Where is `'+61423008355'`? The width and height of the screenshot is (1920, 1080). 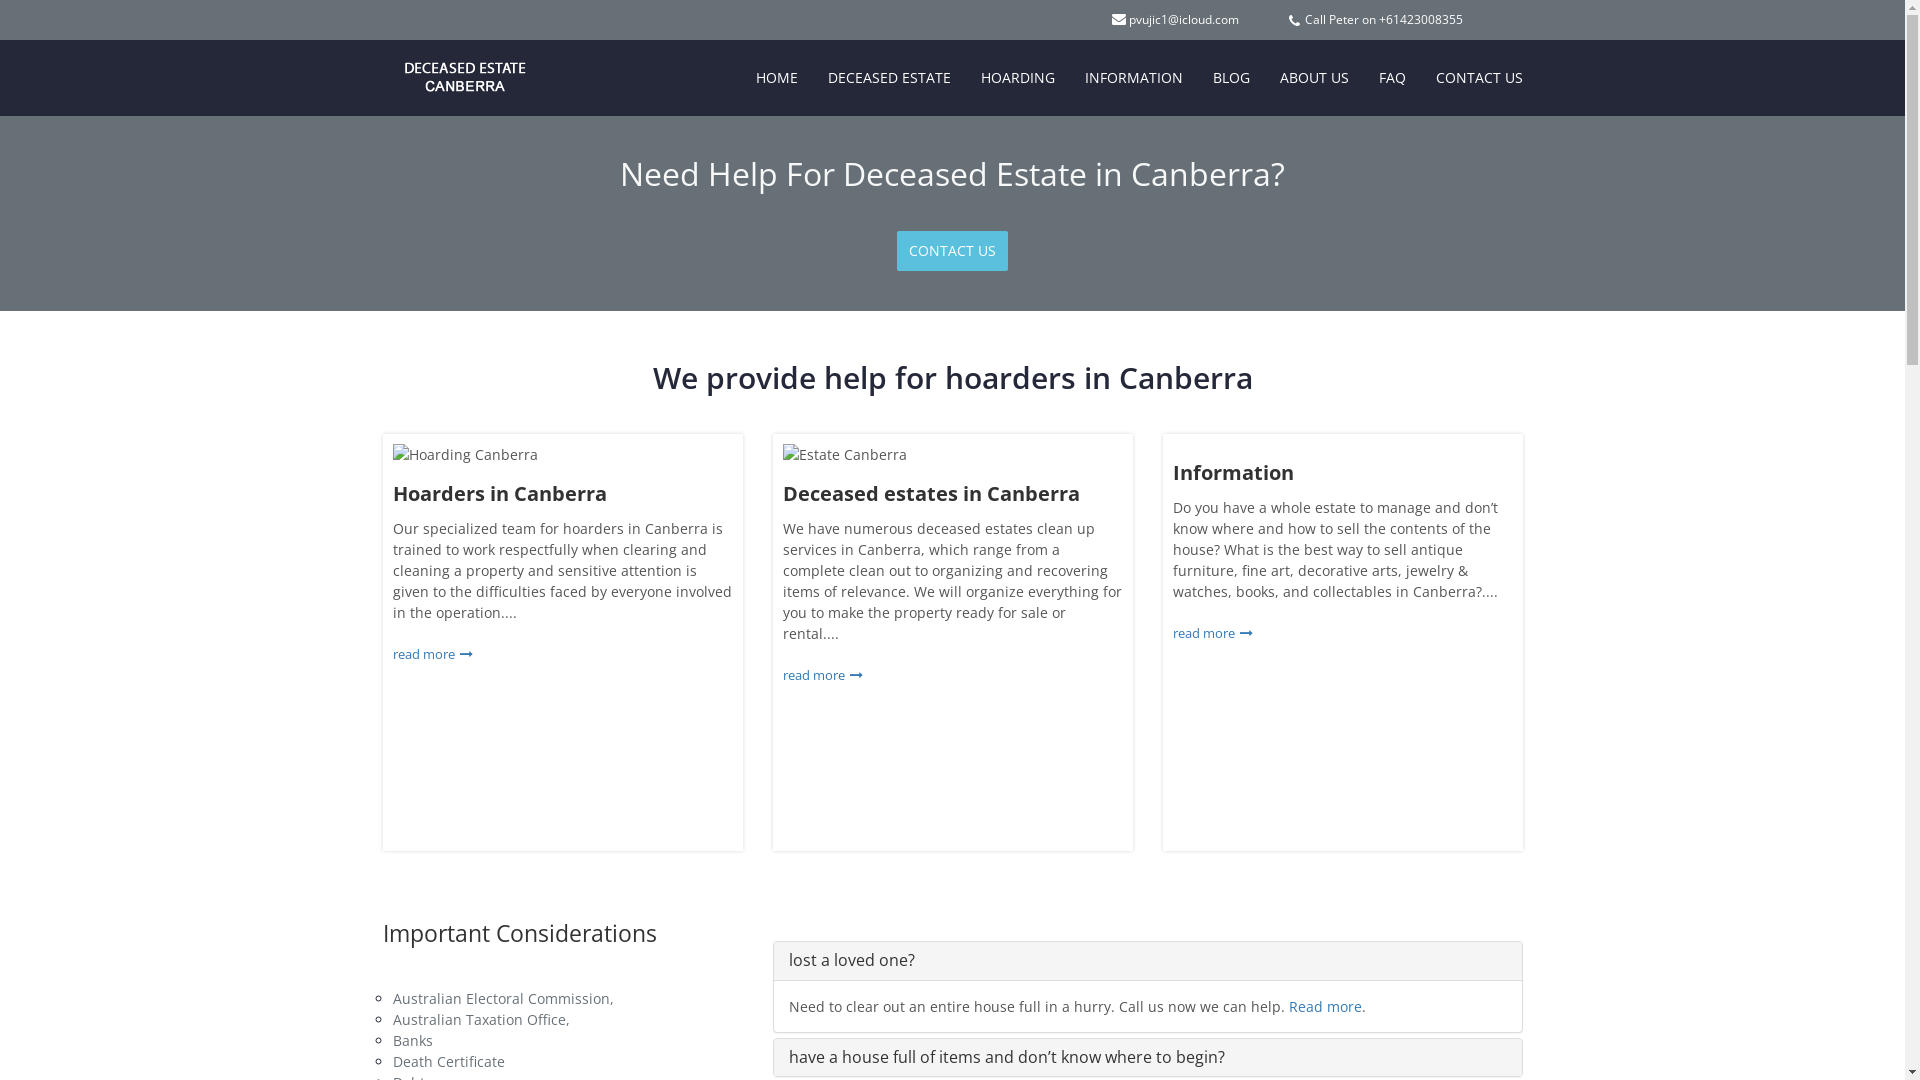
'+61423008355' is located at coordinates (1419, 19).